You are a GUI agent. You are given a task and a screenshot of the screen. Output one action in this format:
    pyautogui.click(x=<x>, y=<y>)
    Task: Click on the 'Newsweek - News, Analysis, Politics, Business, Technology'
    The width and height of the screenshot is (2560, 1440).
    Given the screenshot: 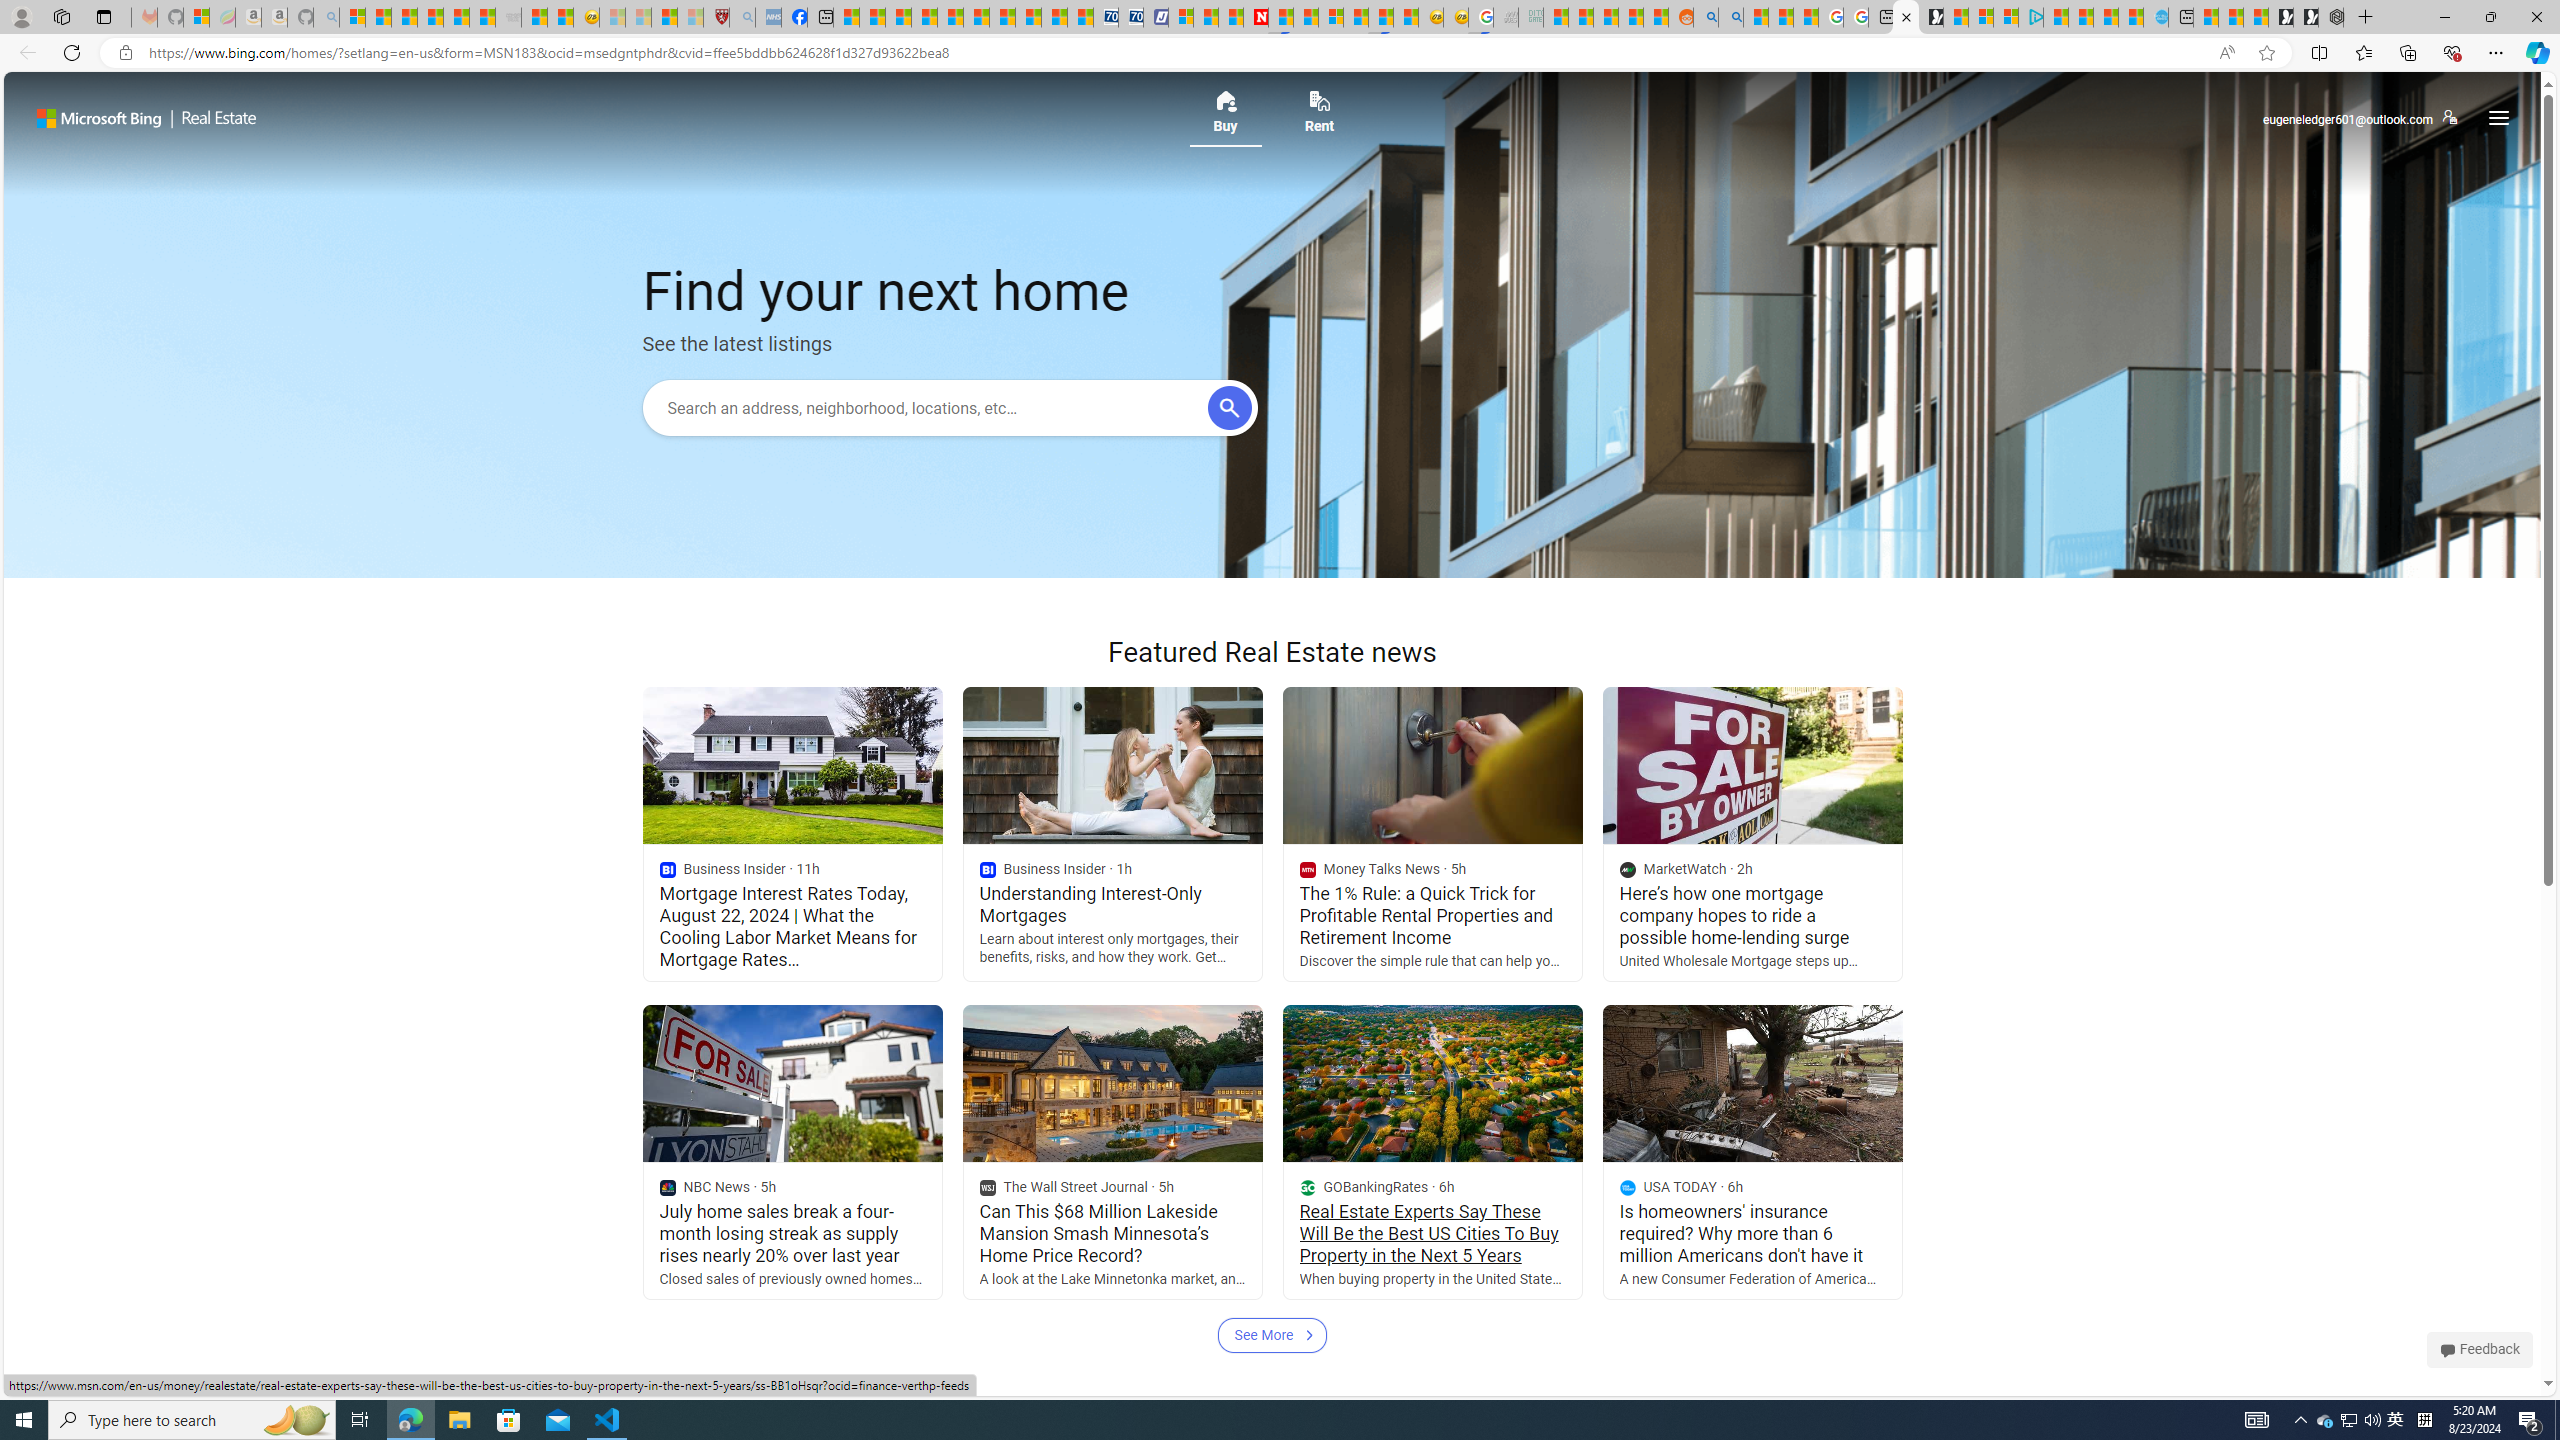 What is the action you would take?
    pyautogui.click(x=1255, y=16)
    